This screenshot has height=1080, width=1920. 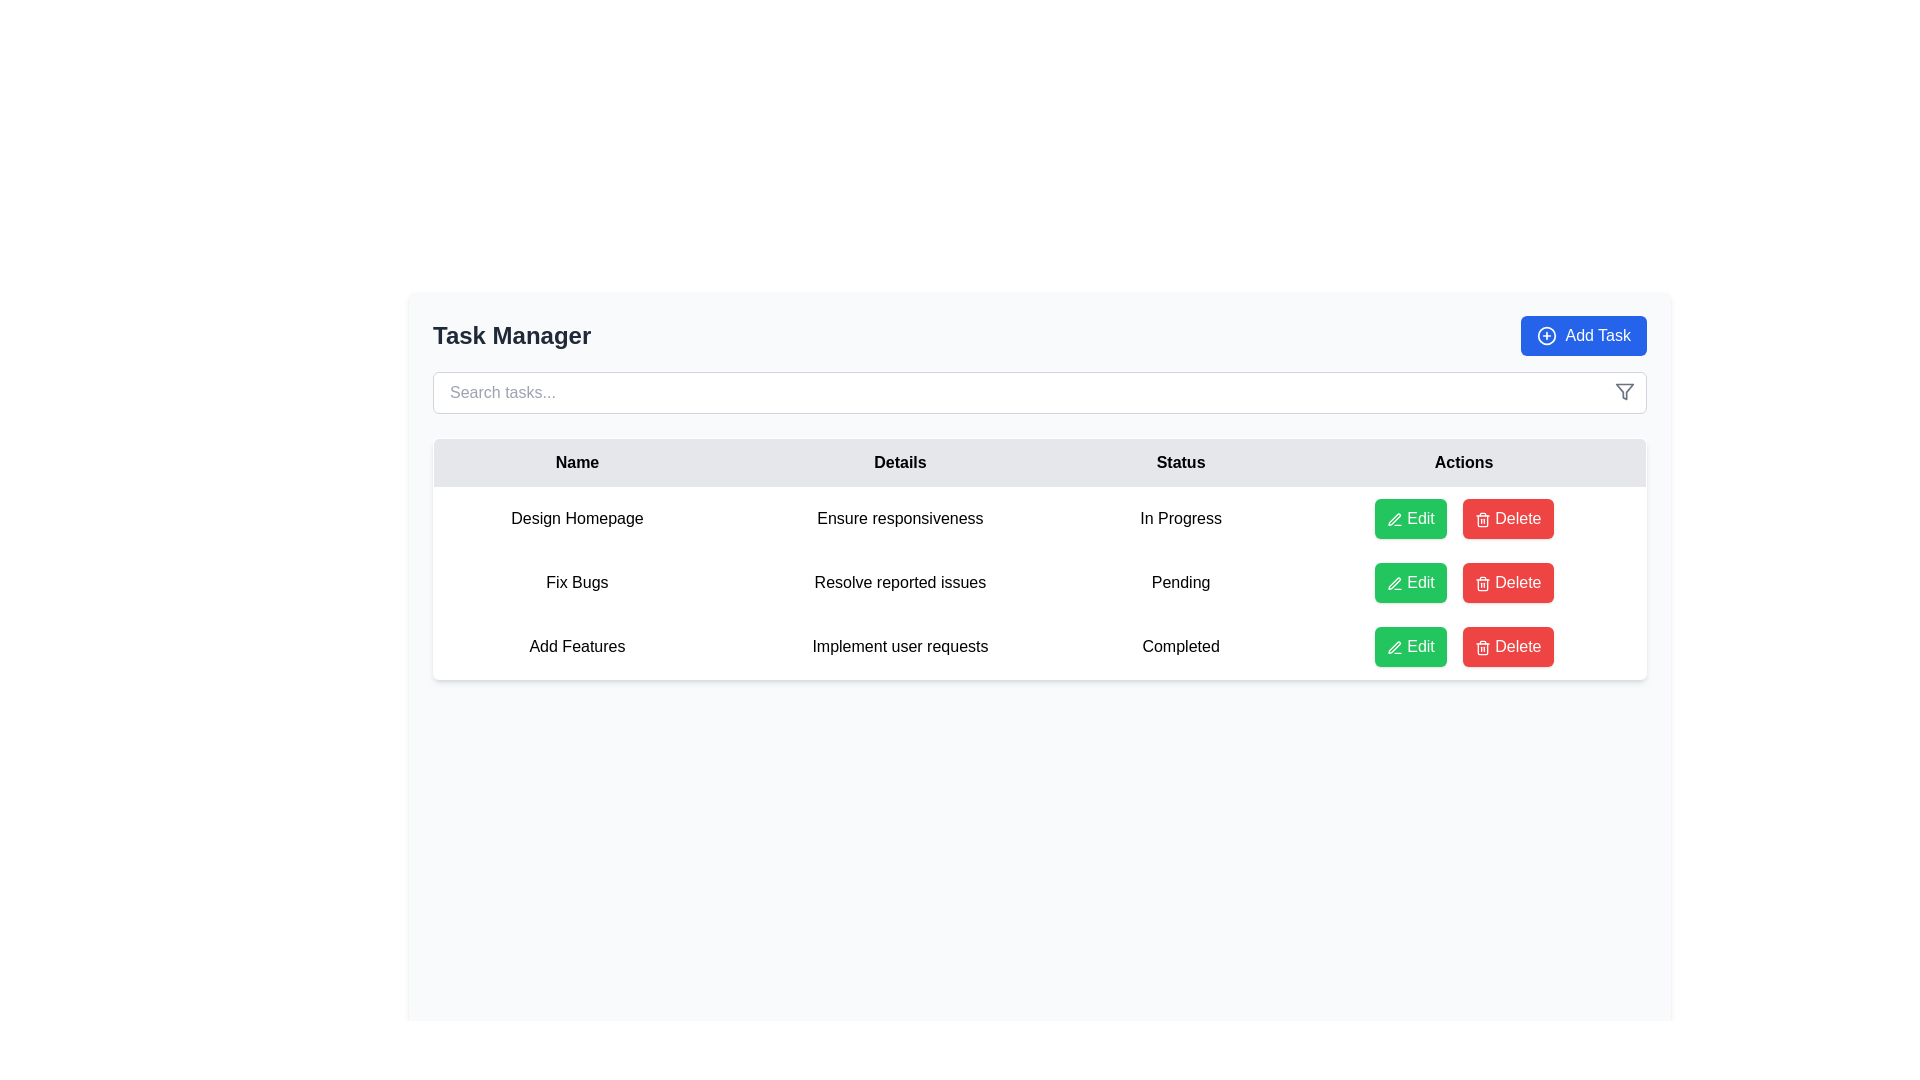 I want to click on the trash bin icon, which is a cylindrical shaped icon with a top lid in red color, located in the first row of the 'Actions' column, to the right of the 'Delete' button, so click(x=1482, y=647).